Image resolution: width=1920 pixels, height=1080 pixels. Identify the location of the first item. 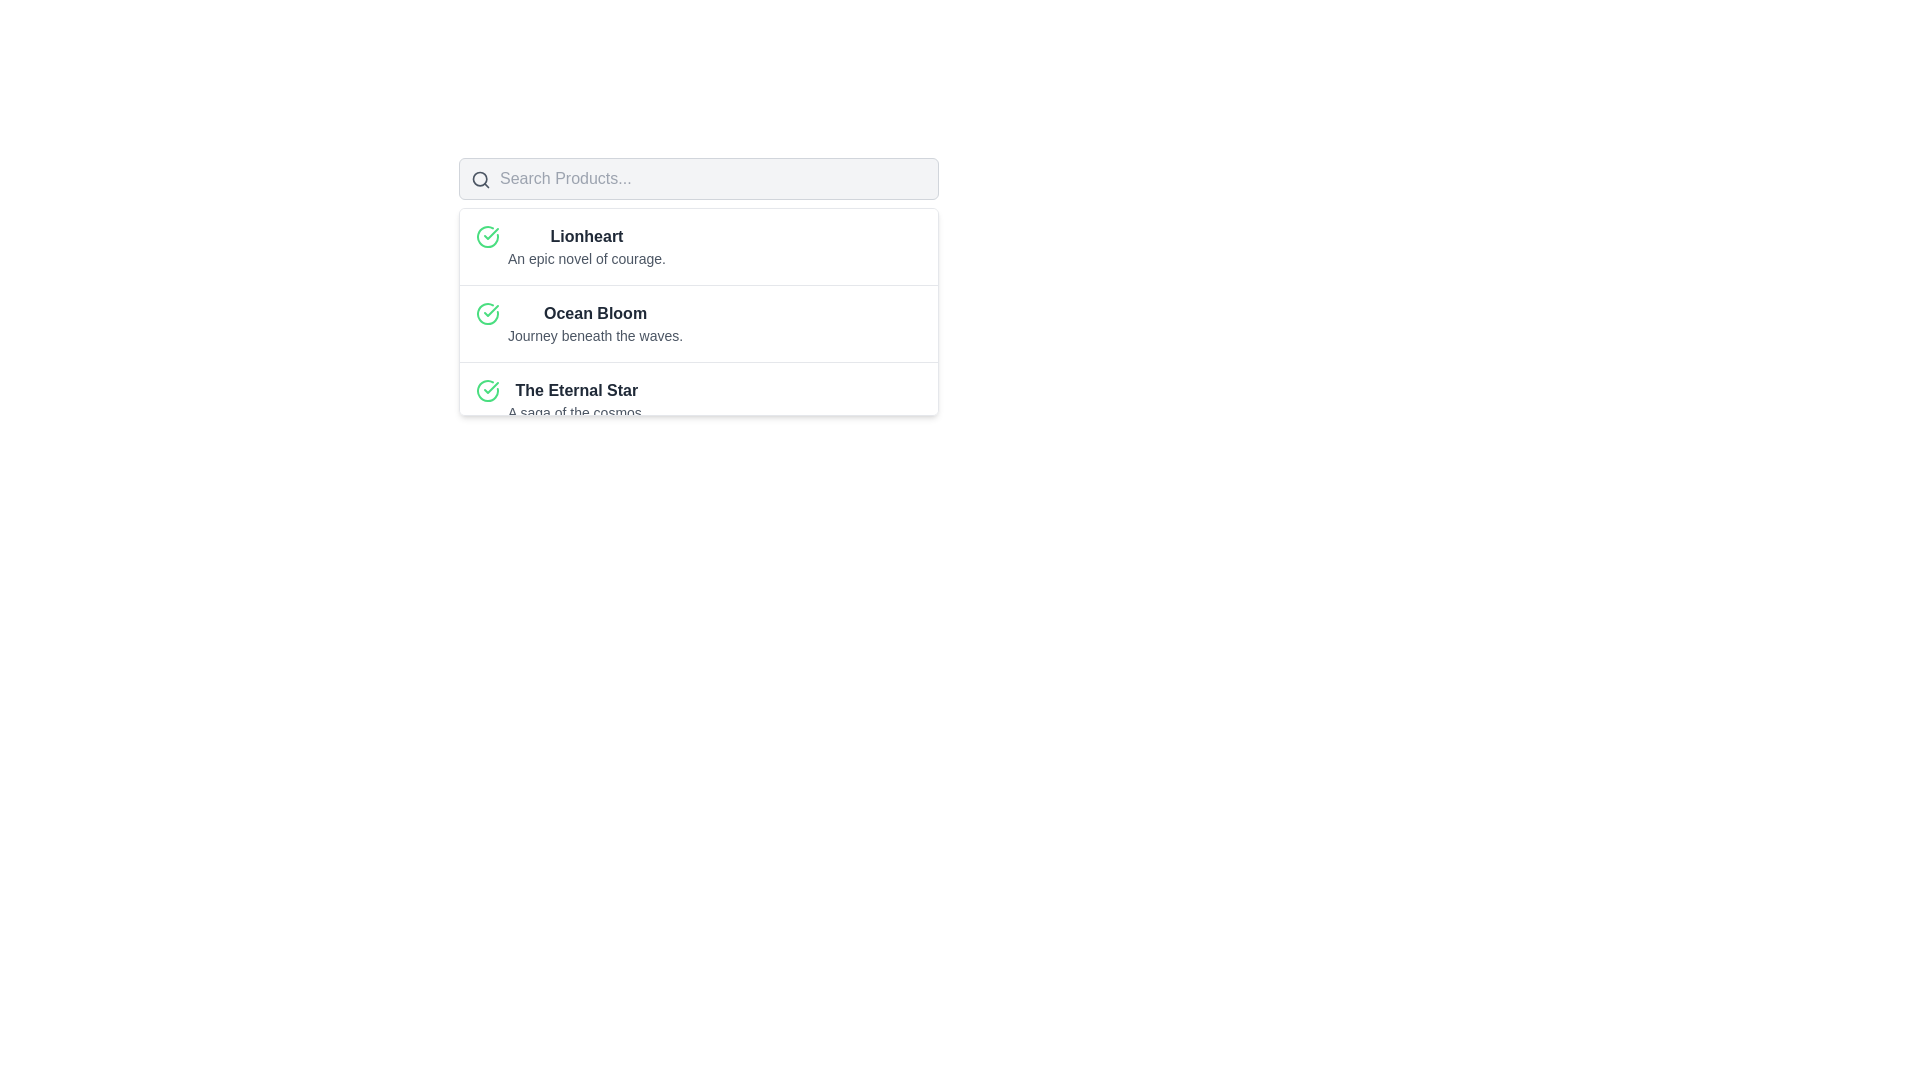
(699, 245).